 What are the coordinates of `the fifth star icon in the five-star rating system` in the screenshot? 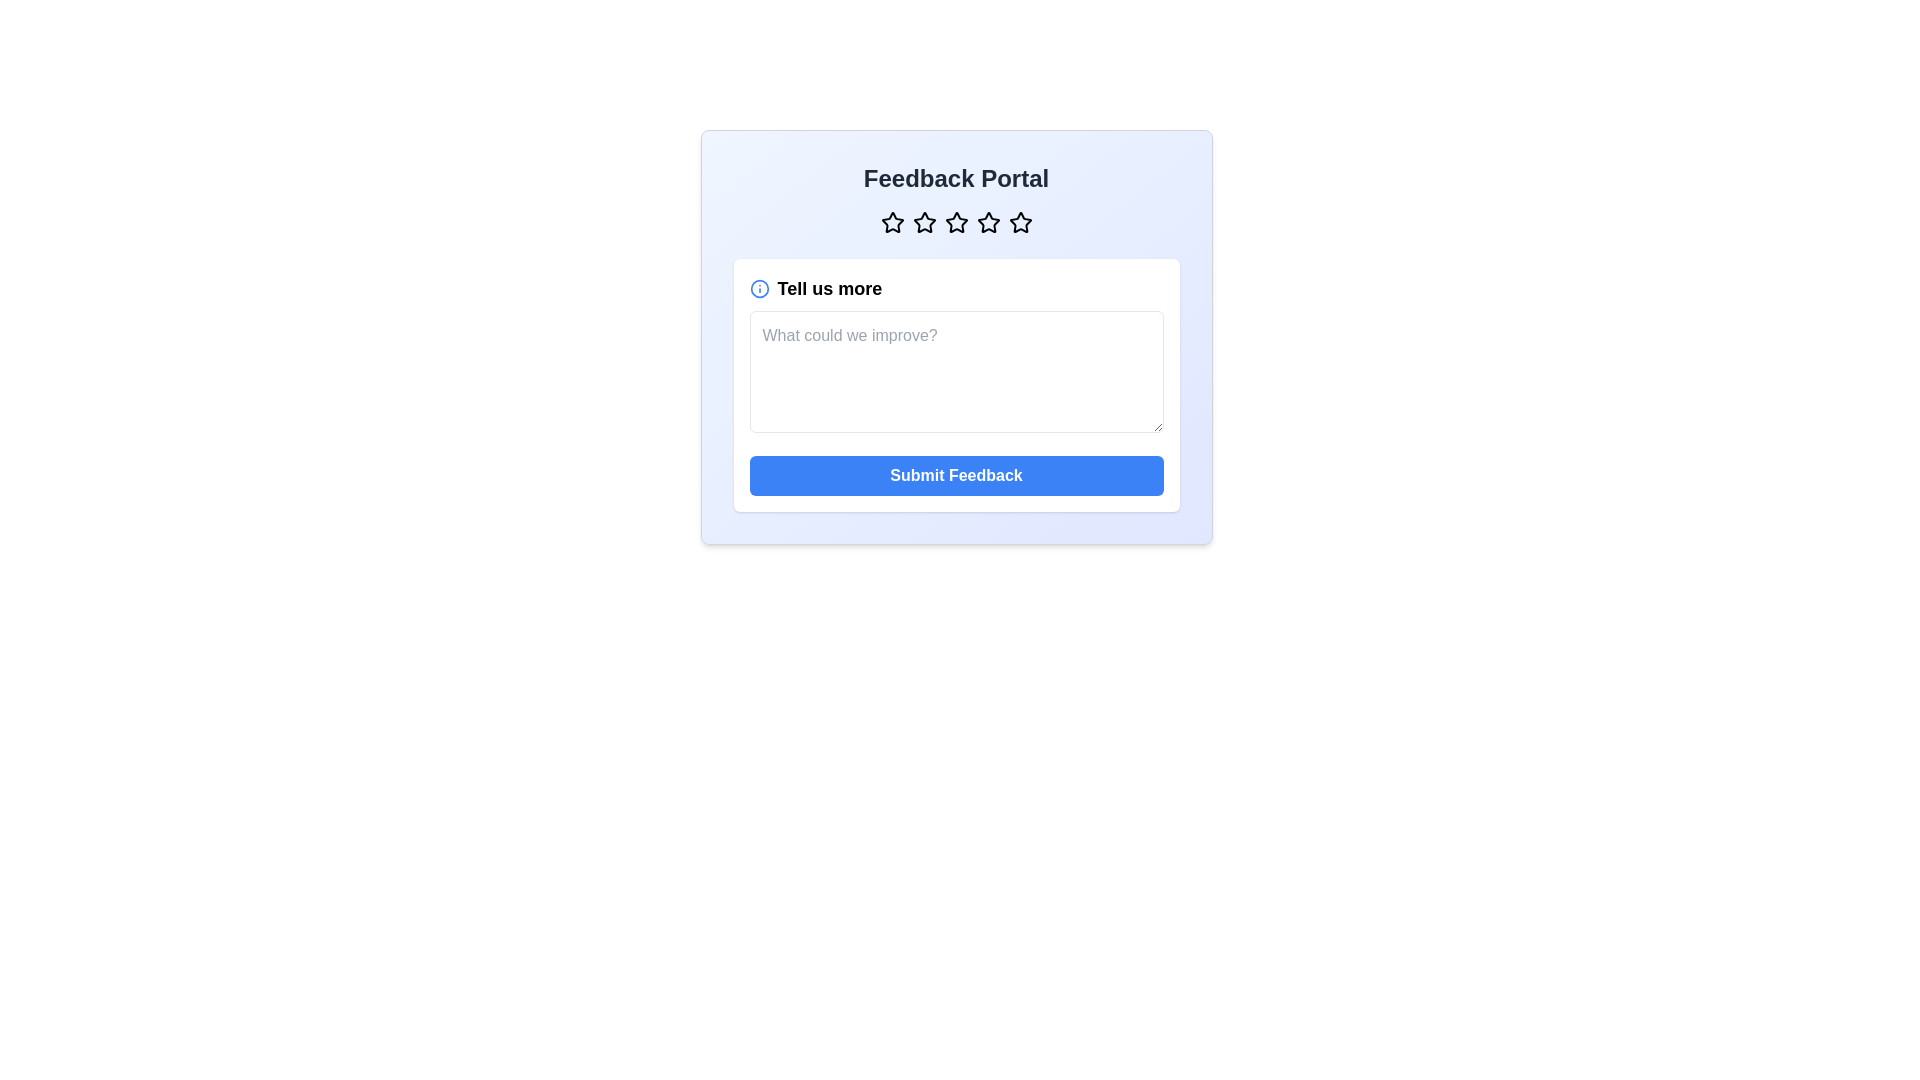 It's located at (1019, 222).